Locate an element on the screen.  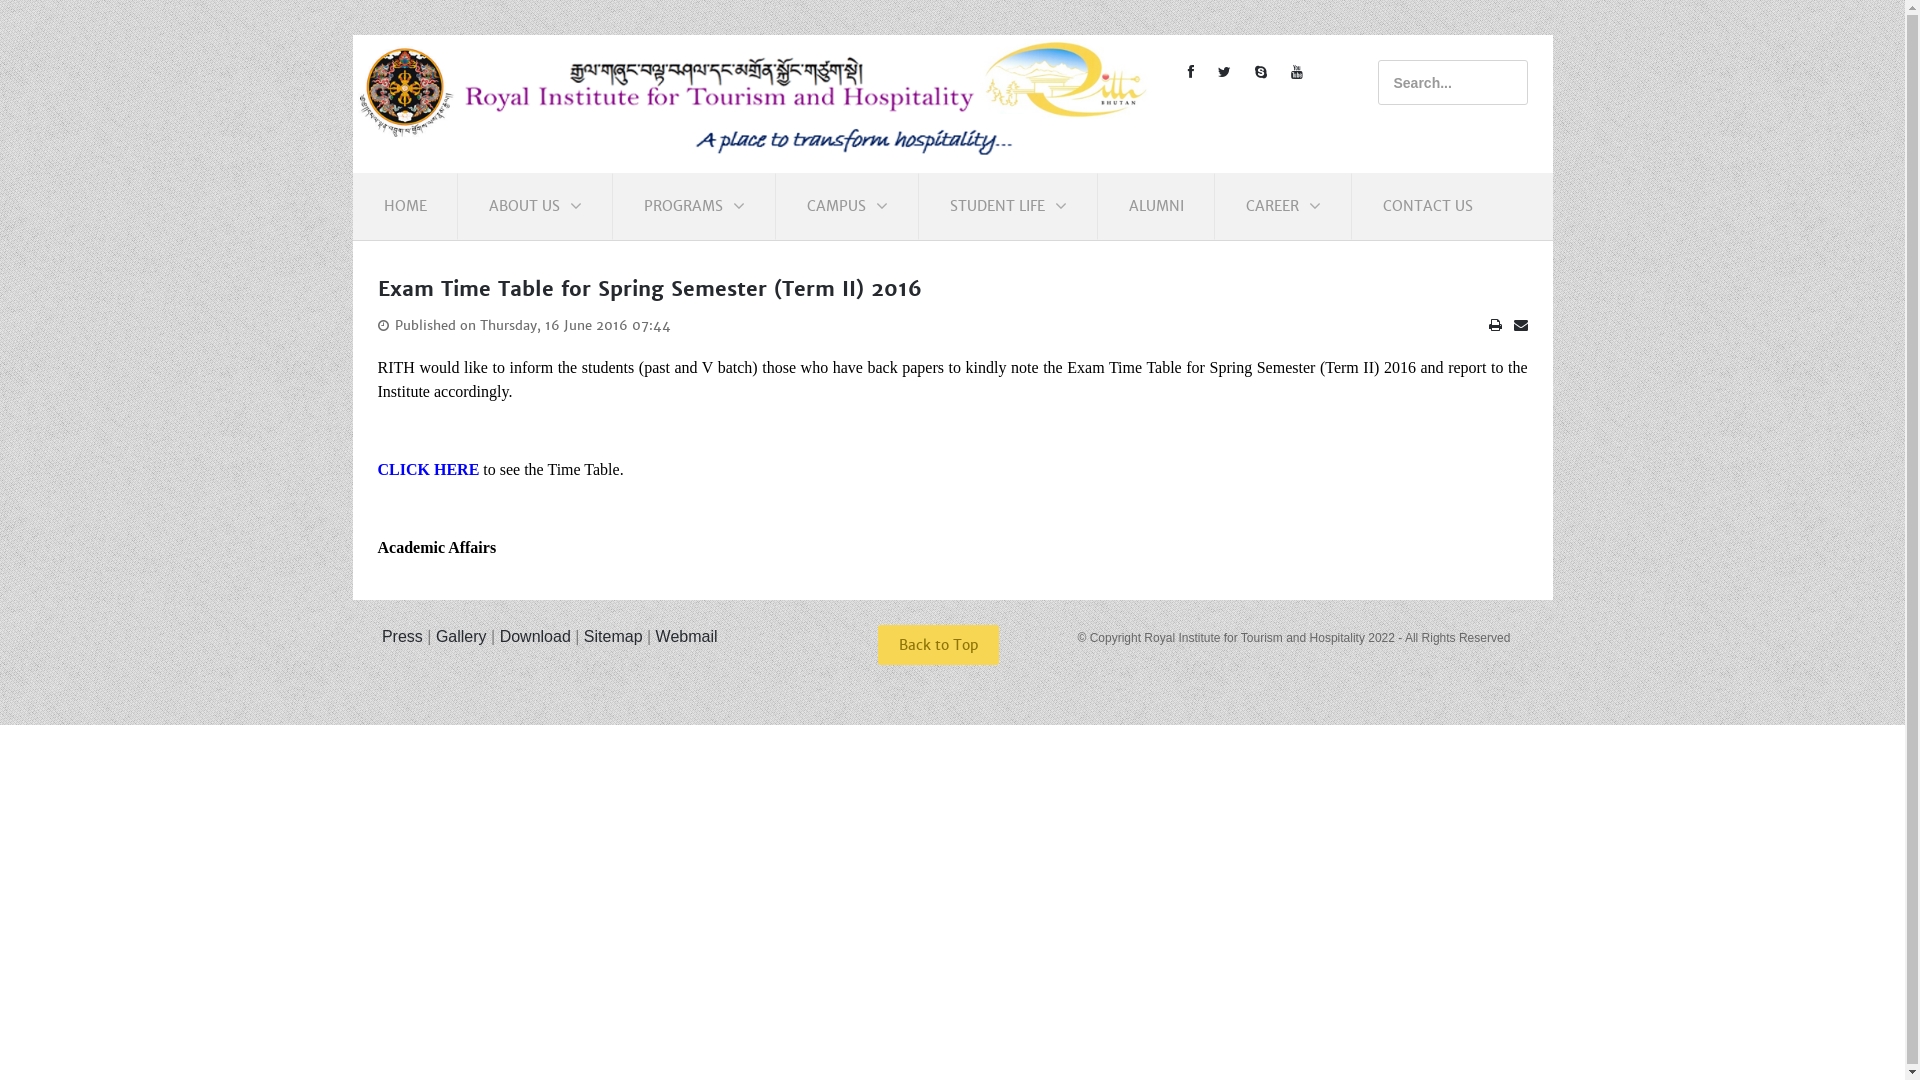
'CONTACT US' is located at coordinates (1425, 206).